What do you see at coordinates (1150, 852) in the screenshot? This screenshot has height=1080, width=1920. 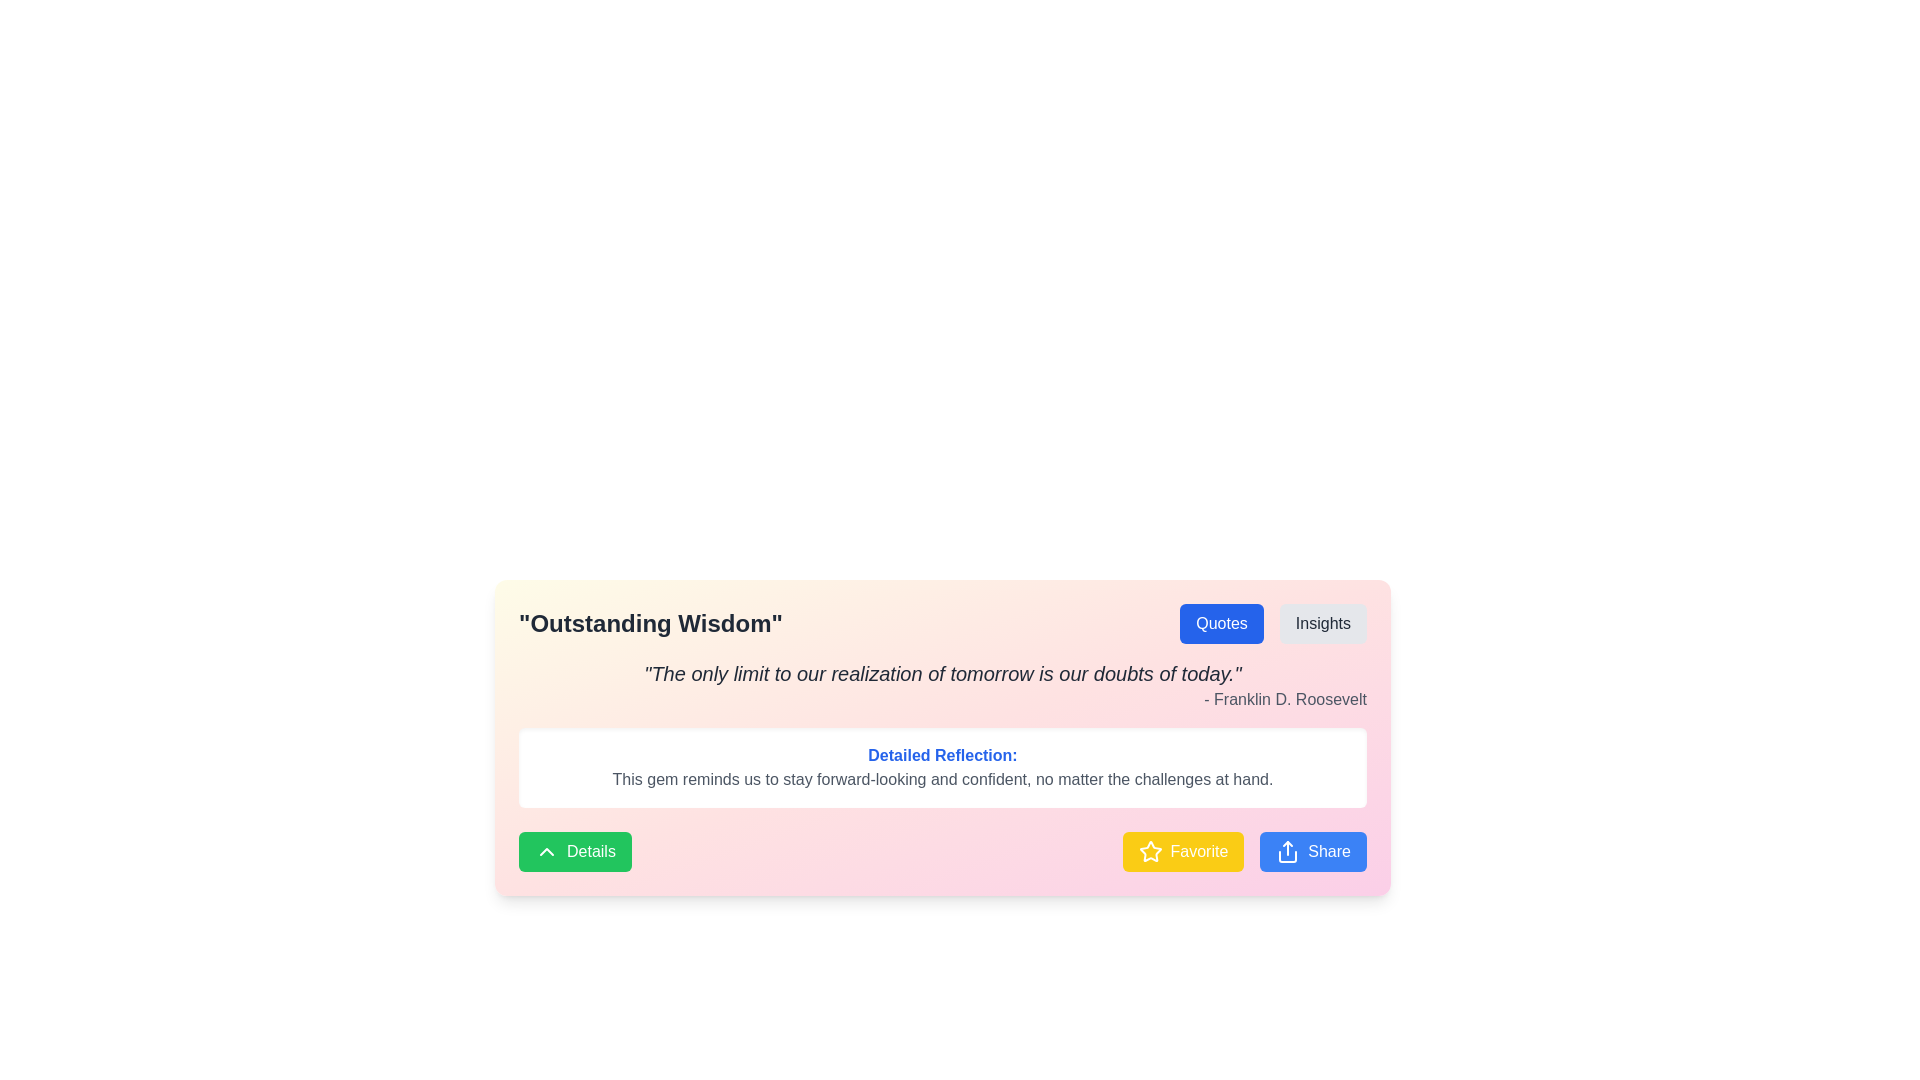 I see `the star icon located on the left of the 'Favorite' button with a yellow background, which enhances its visual appeal` at bounding box center [1150, 852].